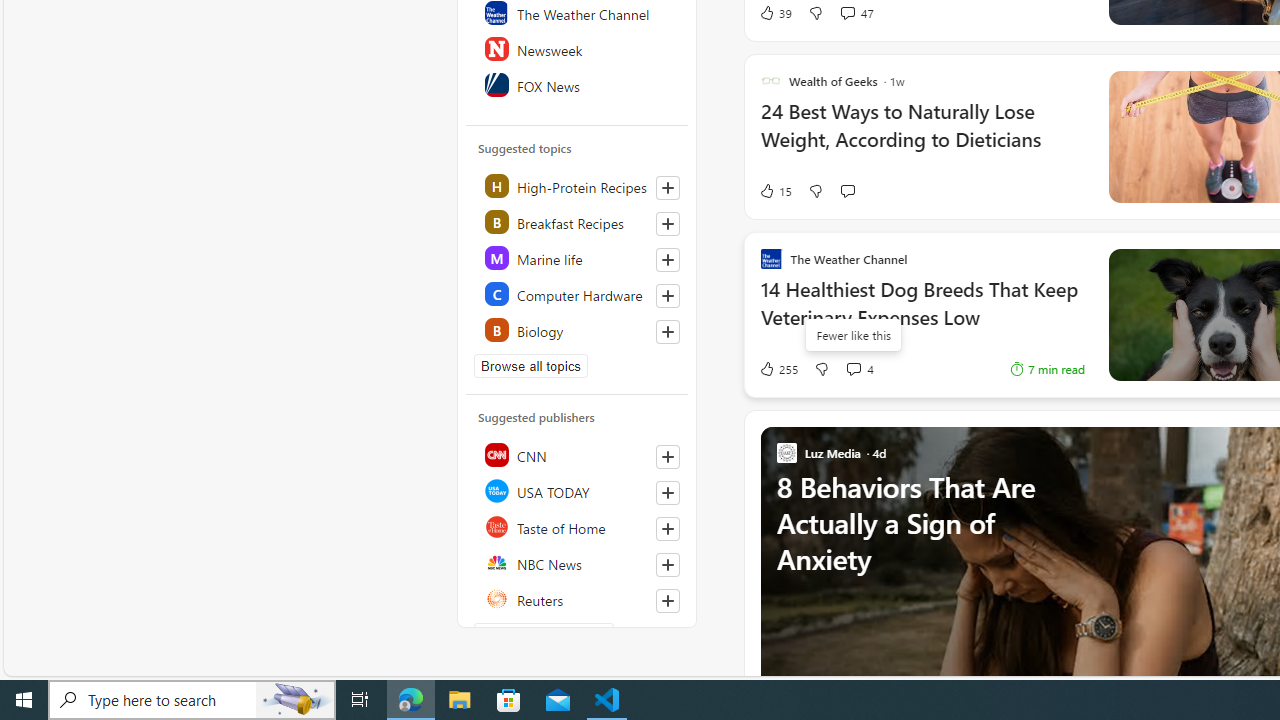 The image size is (1280, 720). I want to click on 'Follow this topic', so click(668, 330).